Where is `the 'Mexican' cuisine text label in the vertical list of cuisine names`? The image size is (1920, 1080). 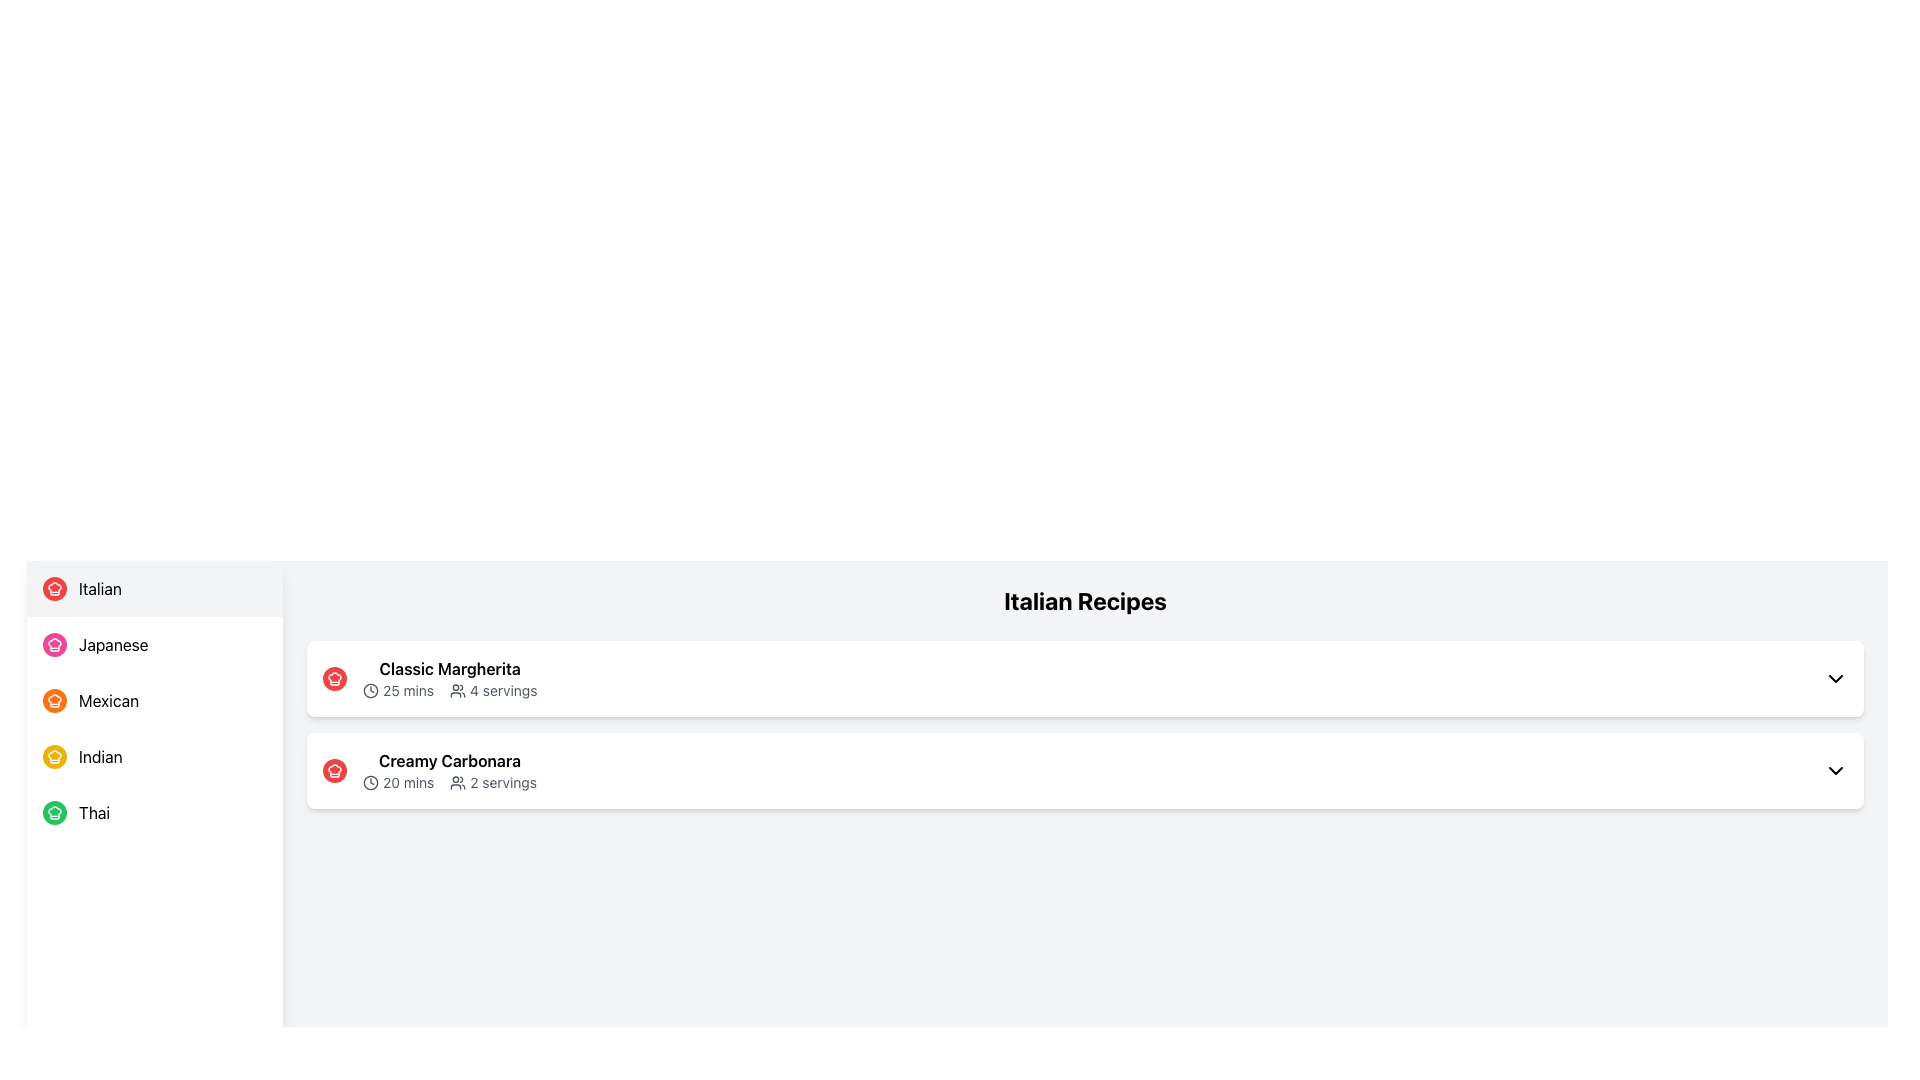 the 'Mexican' cuisine text label in the vertical list of cuisine names is located at coordinates (108, 700).